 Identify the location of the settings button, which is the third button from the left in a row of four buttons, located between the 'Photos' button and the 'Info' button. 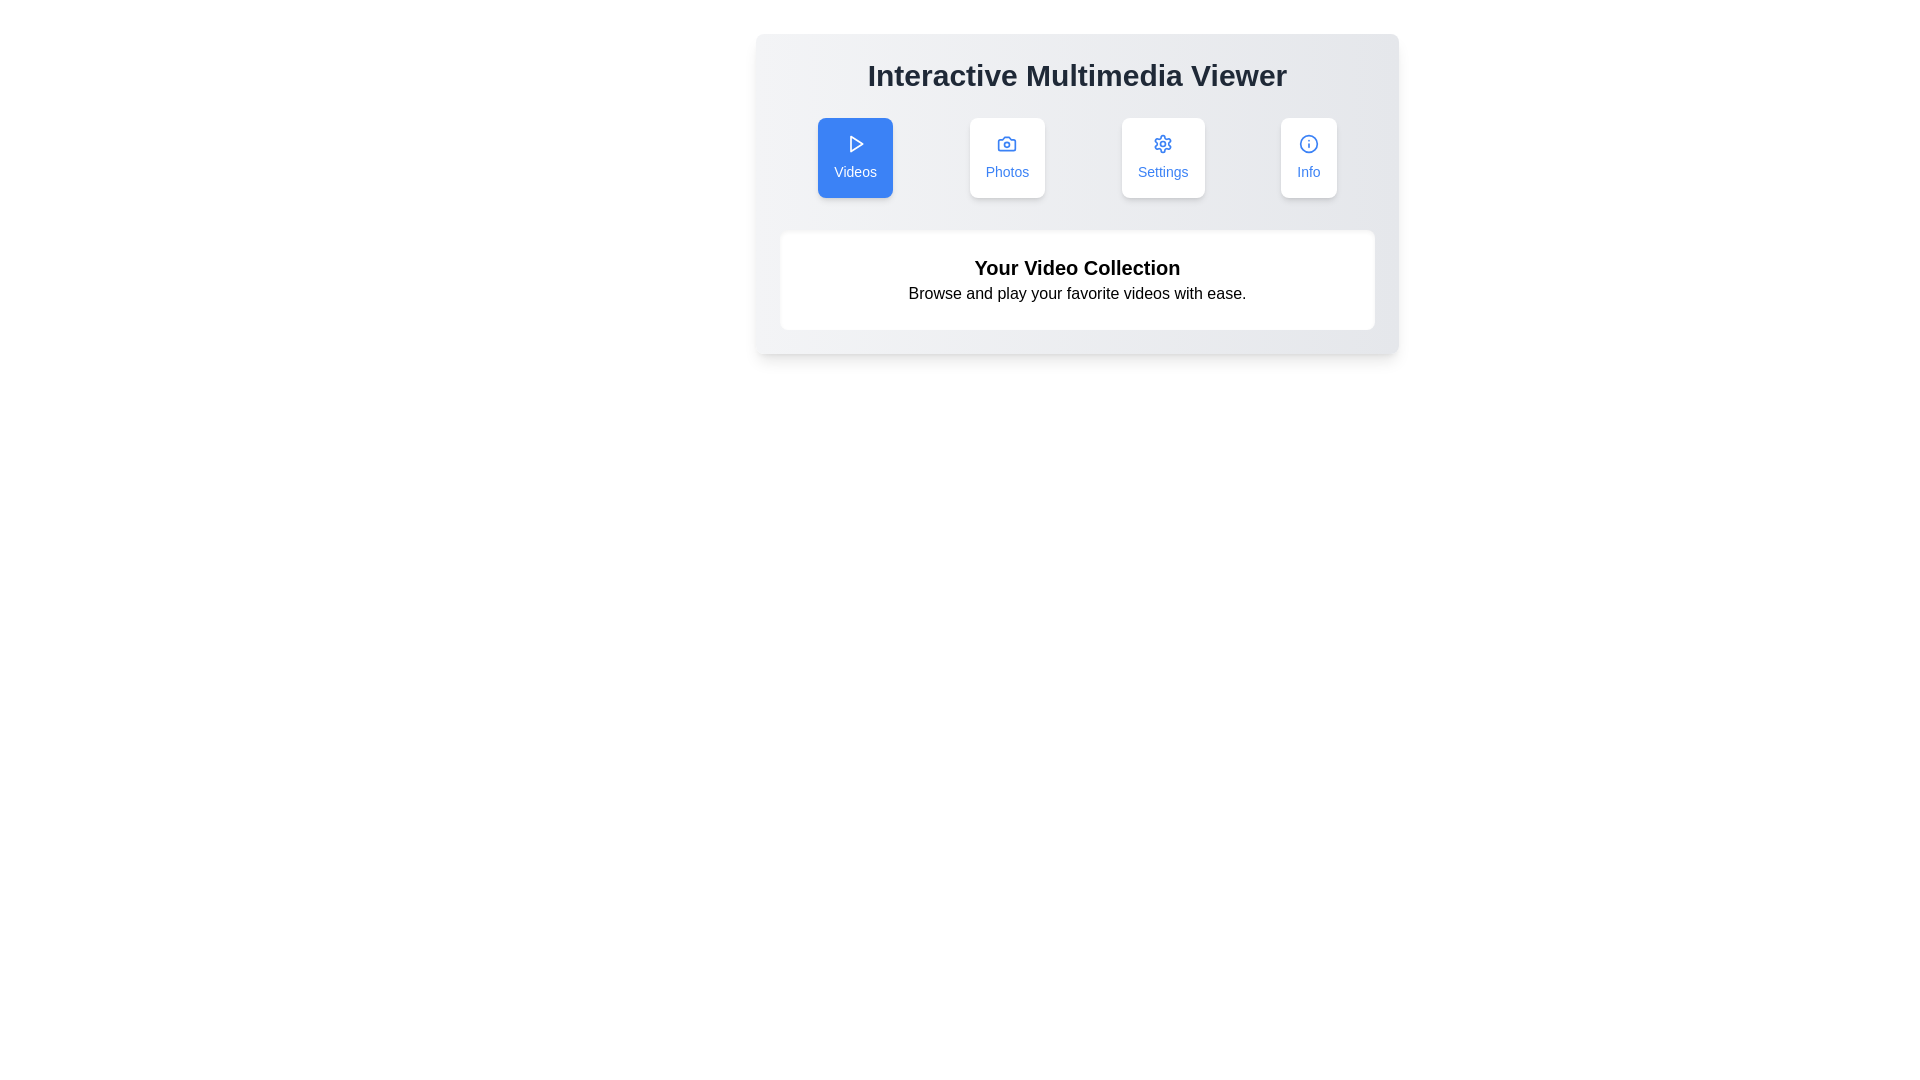
(1163, 157).